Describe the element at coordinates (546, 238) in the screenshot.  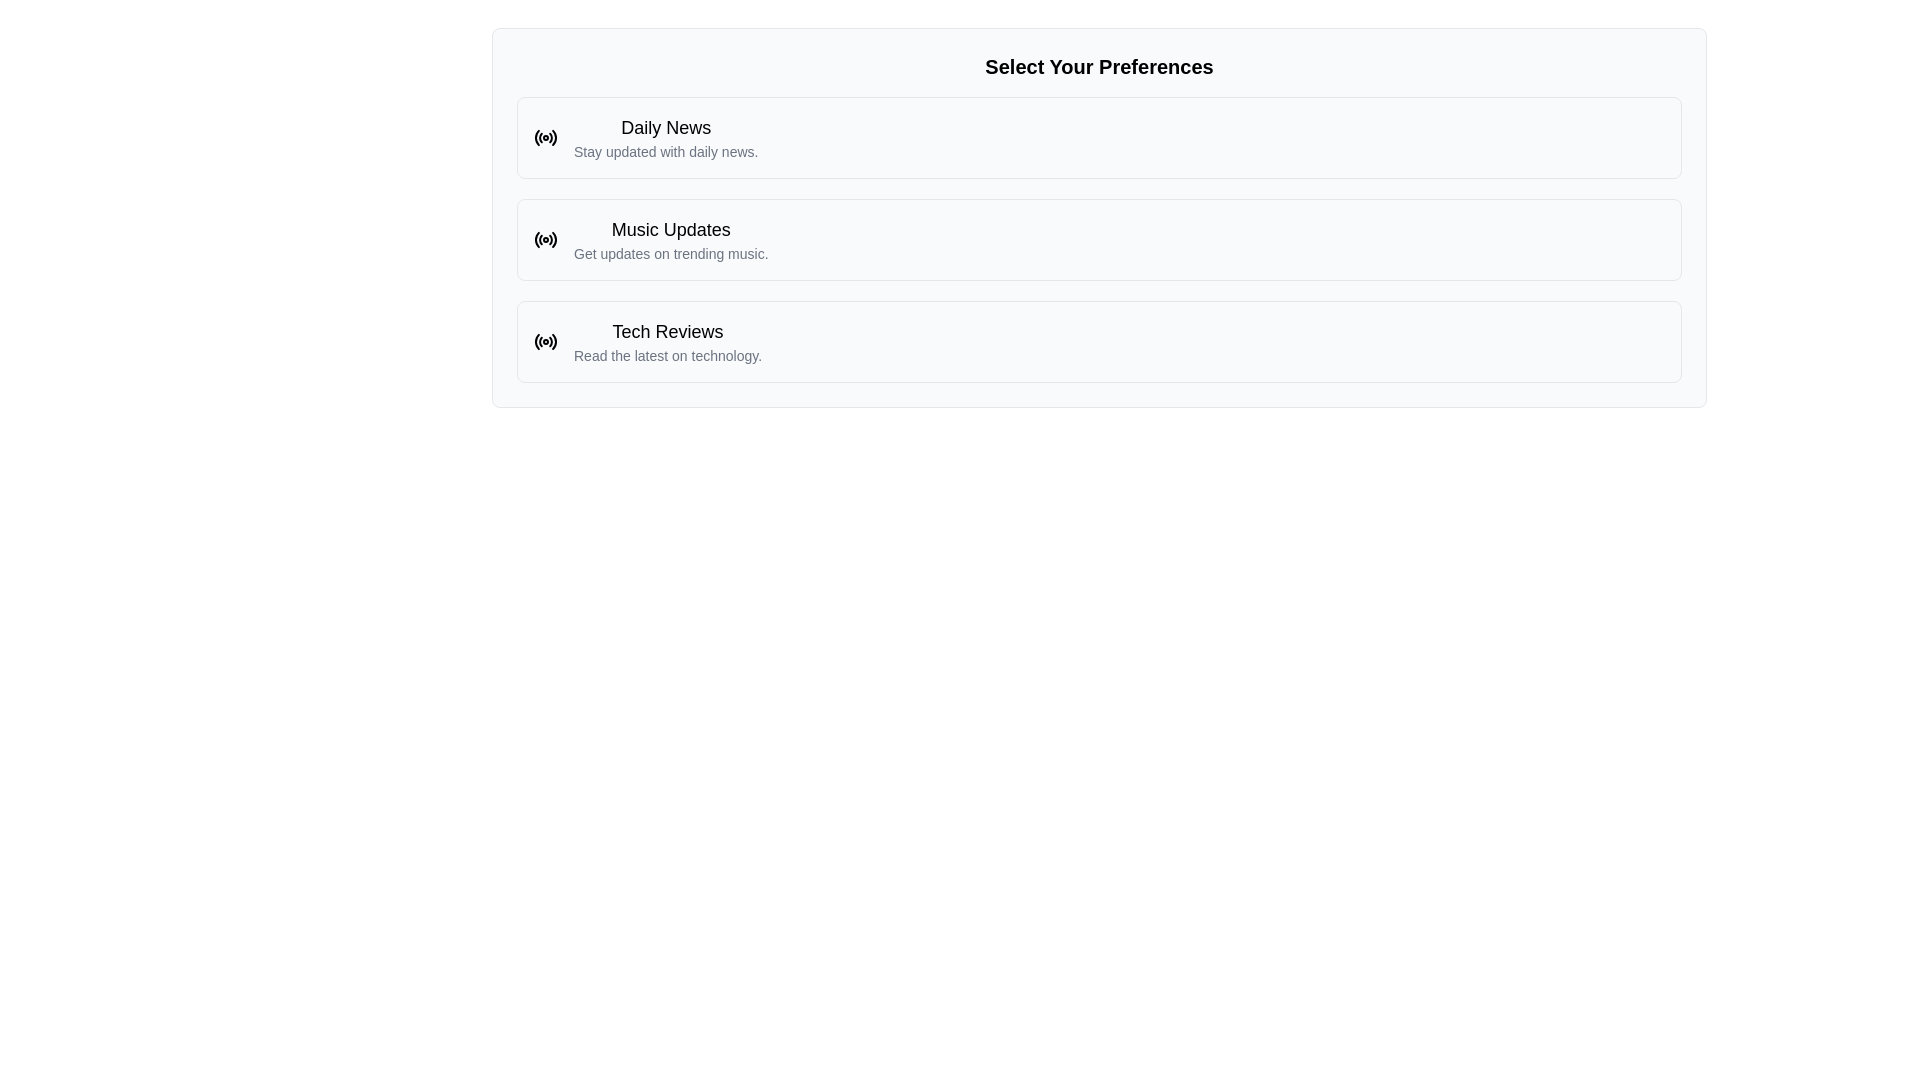
I see `the 'Music Updates' icon located to the far left within the 'Music Updates' block, next to the text 'Music Updates' and 'Get updates on trending music.'` at that location.